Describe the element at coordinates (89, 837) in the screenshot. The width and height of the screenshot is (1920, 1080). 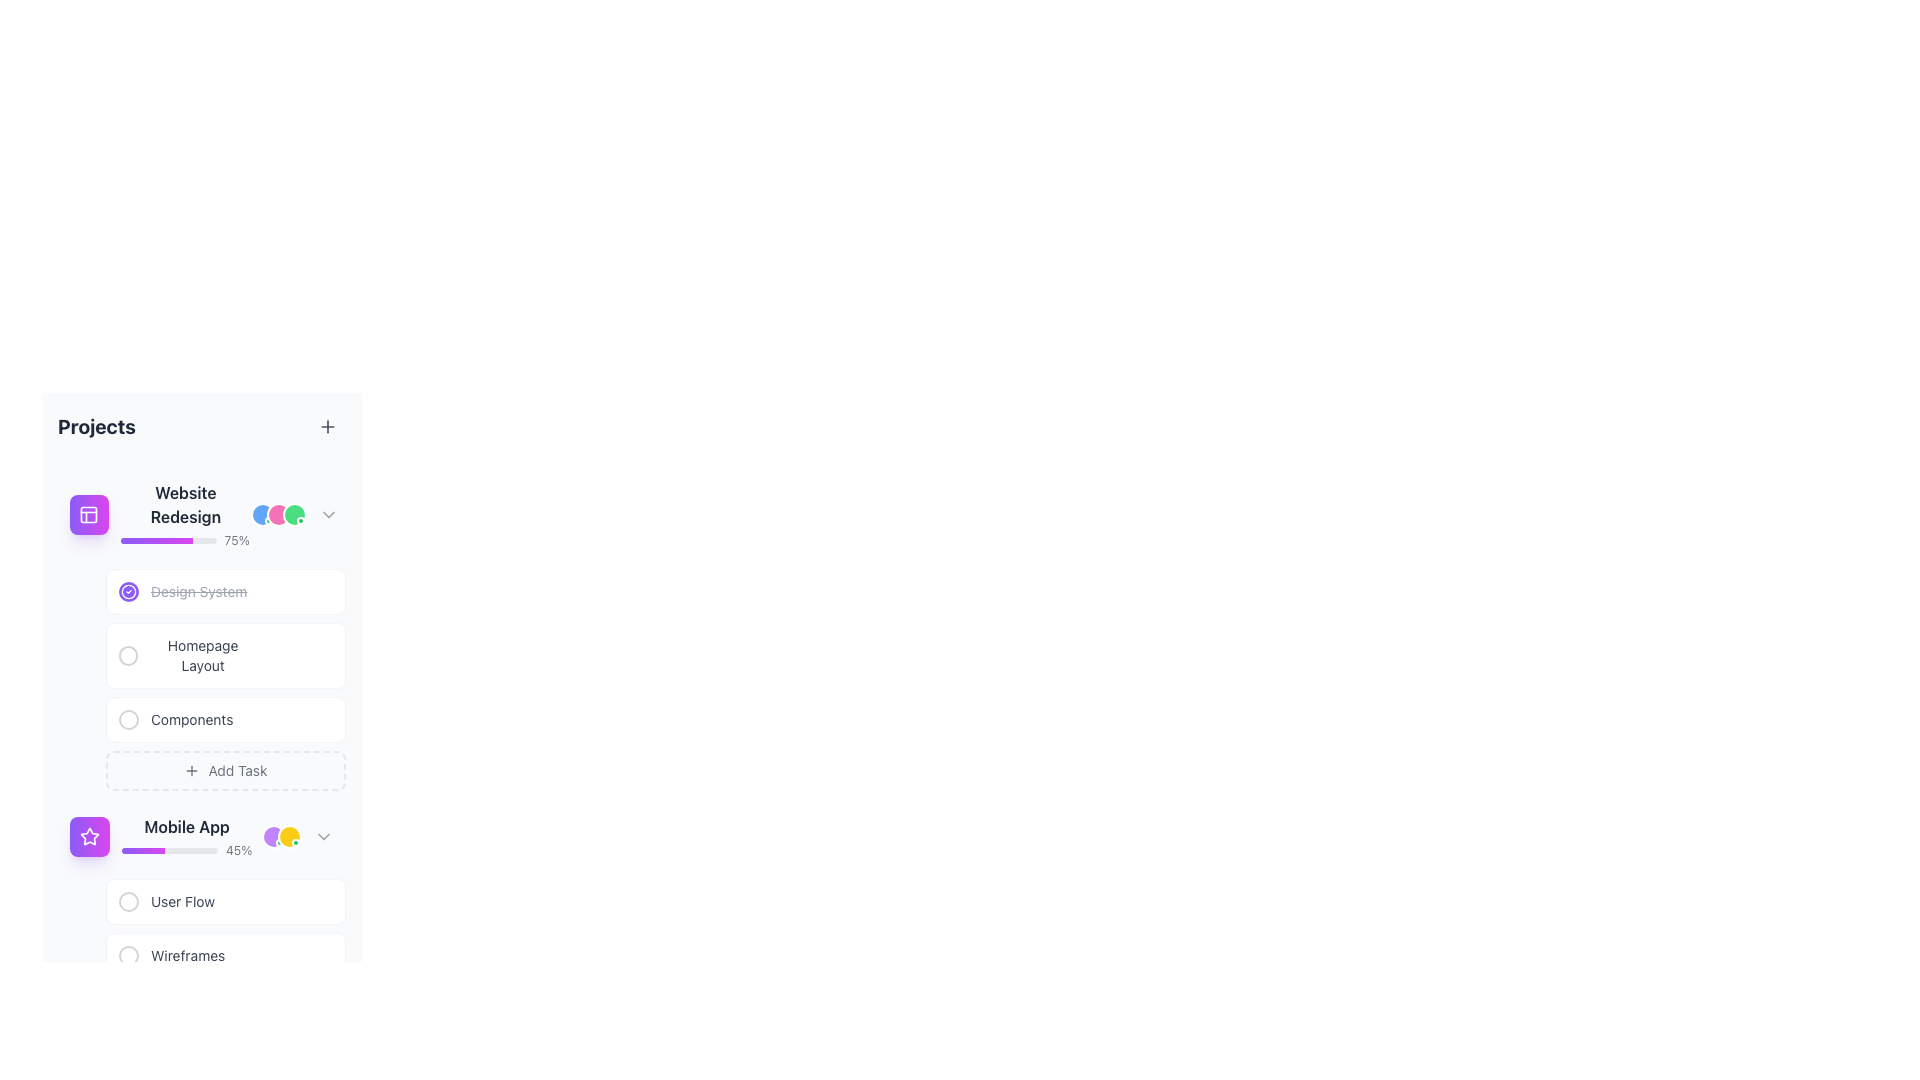
I see `the star-shaped SVG icon with a white stroke and no fill, located inside a circular purple gradient background to the left of the project title in the 'Mobile App' project entry` at that location.